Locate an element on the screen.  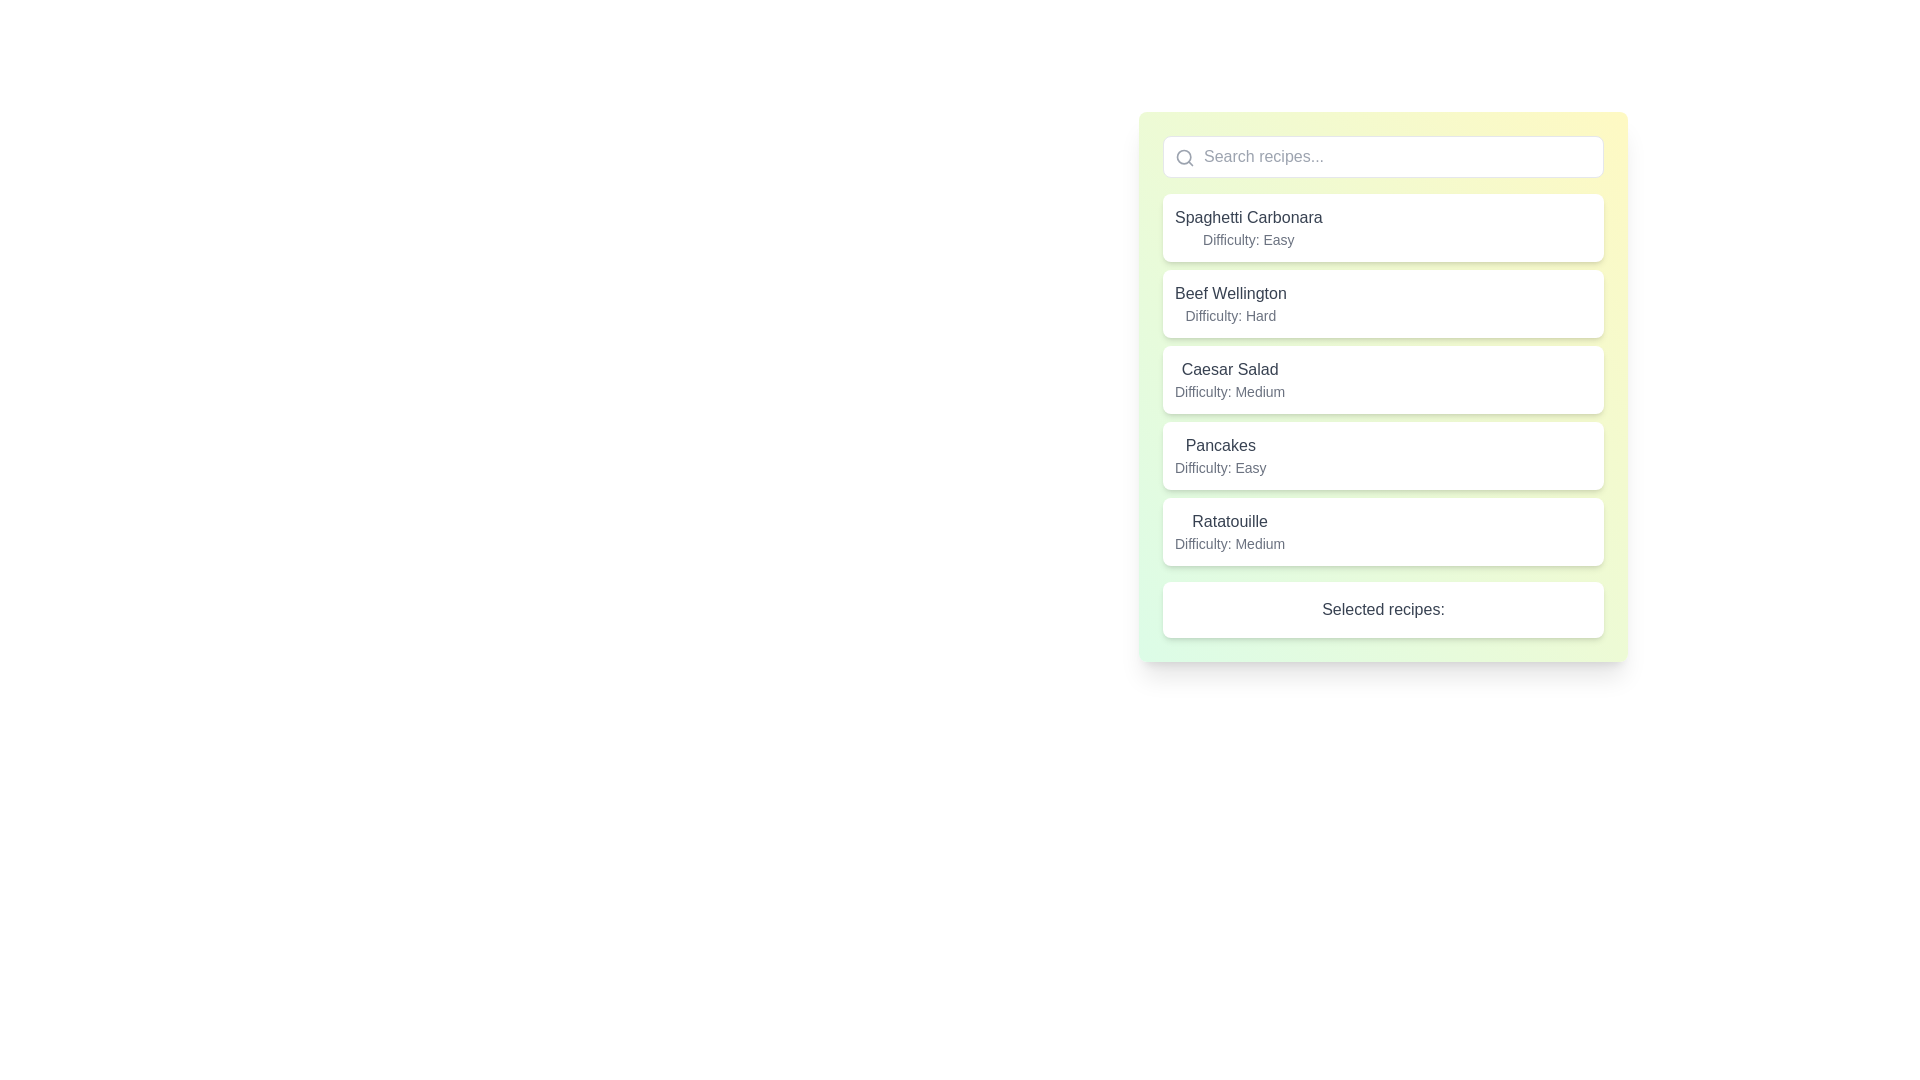
the second selectable list item labeled 'Beef Wellington' is located at coordinates (1382, 304).